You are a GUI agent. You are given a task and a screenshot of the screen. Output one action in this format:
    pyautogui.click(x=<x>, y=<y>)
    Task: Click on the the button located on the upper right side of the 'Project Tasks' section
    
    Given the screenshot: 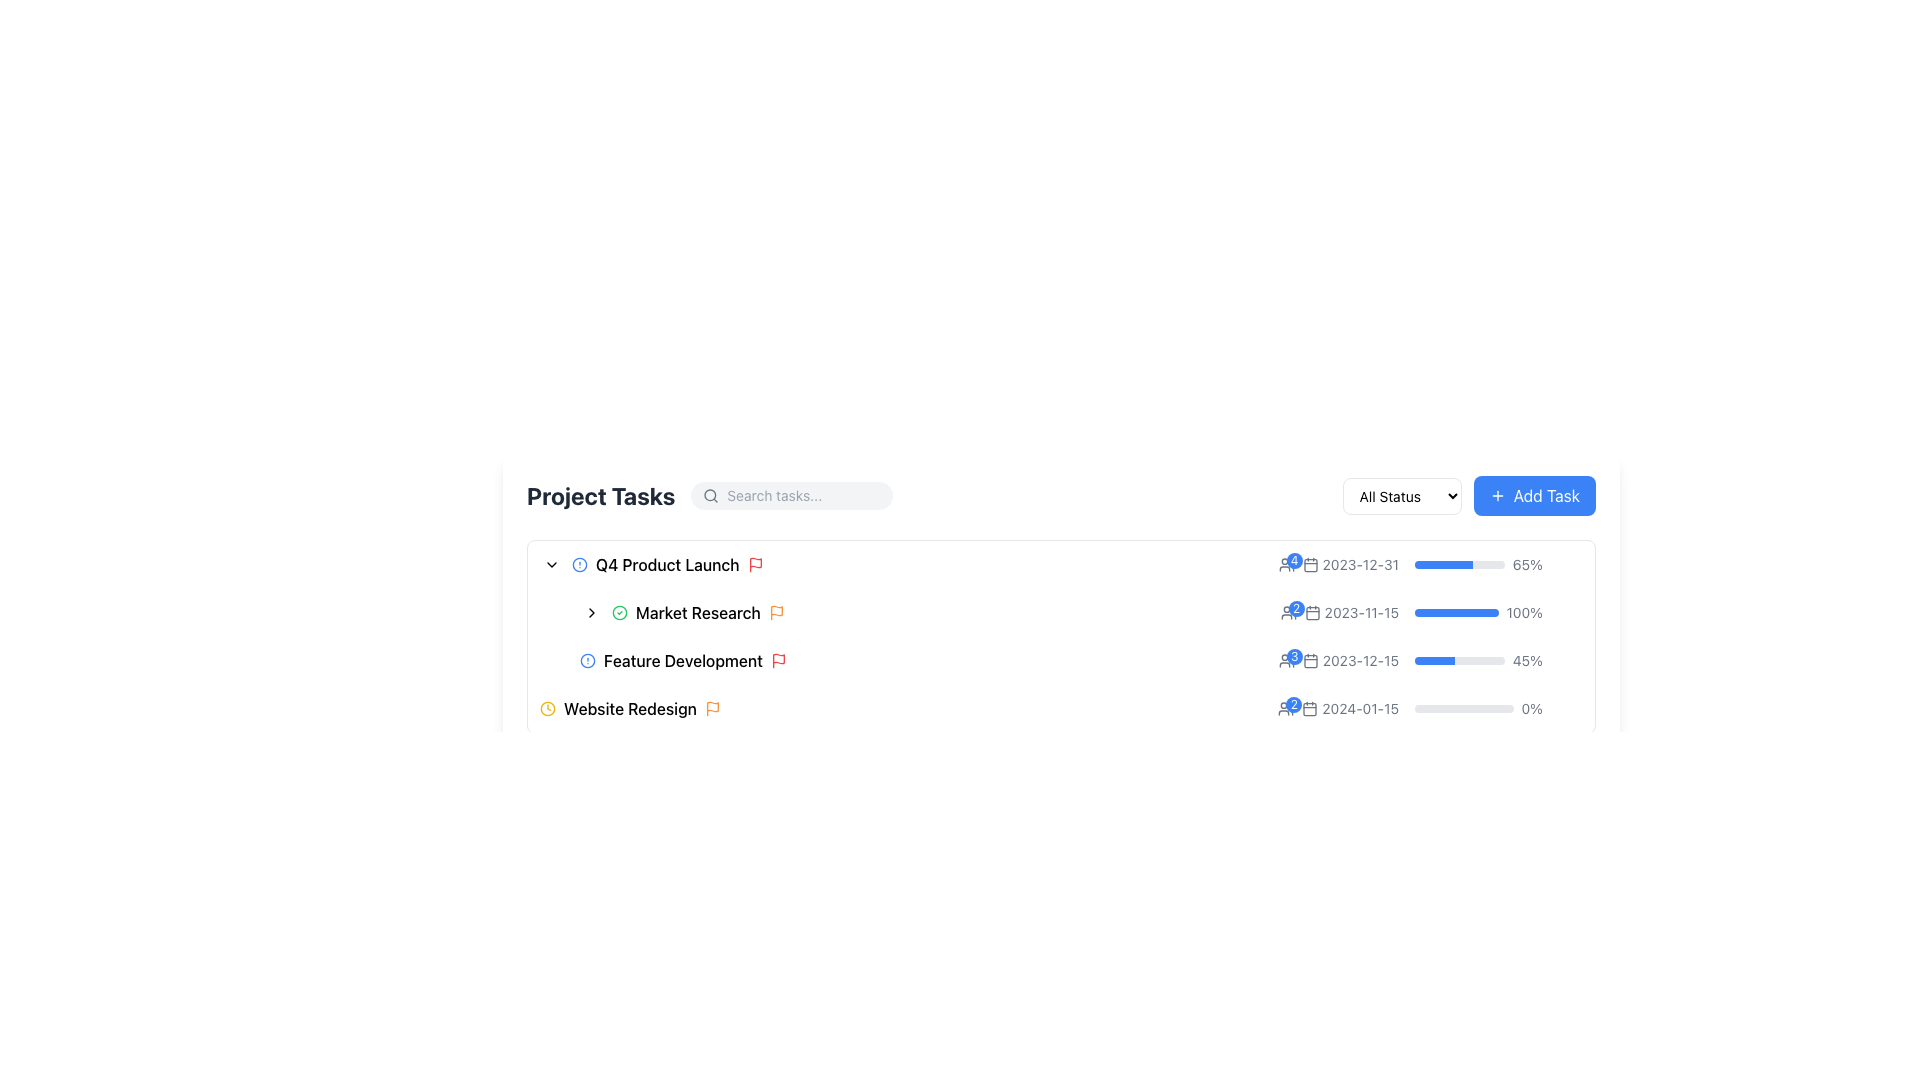 What is the action you would take?
    pyautogui.click(x=1468, y=495)
    